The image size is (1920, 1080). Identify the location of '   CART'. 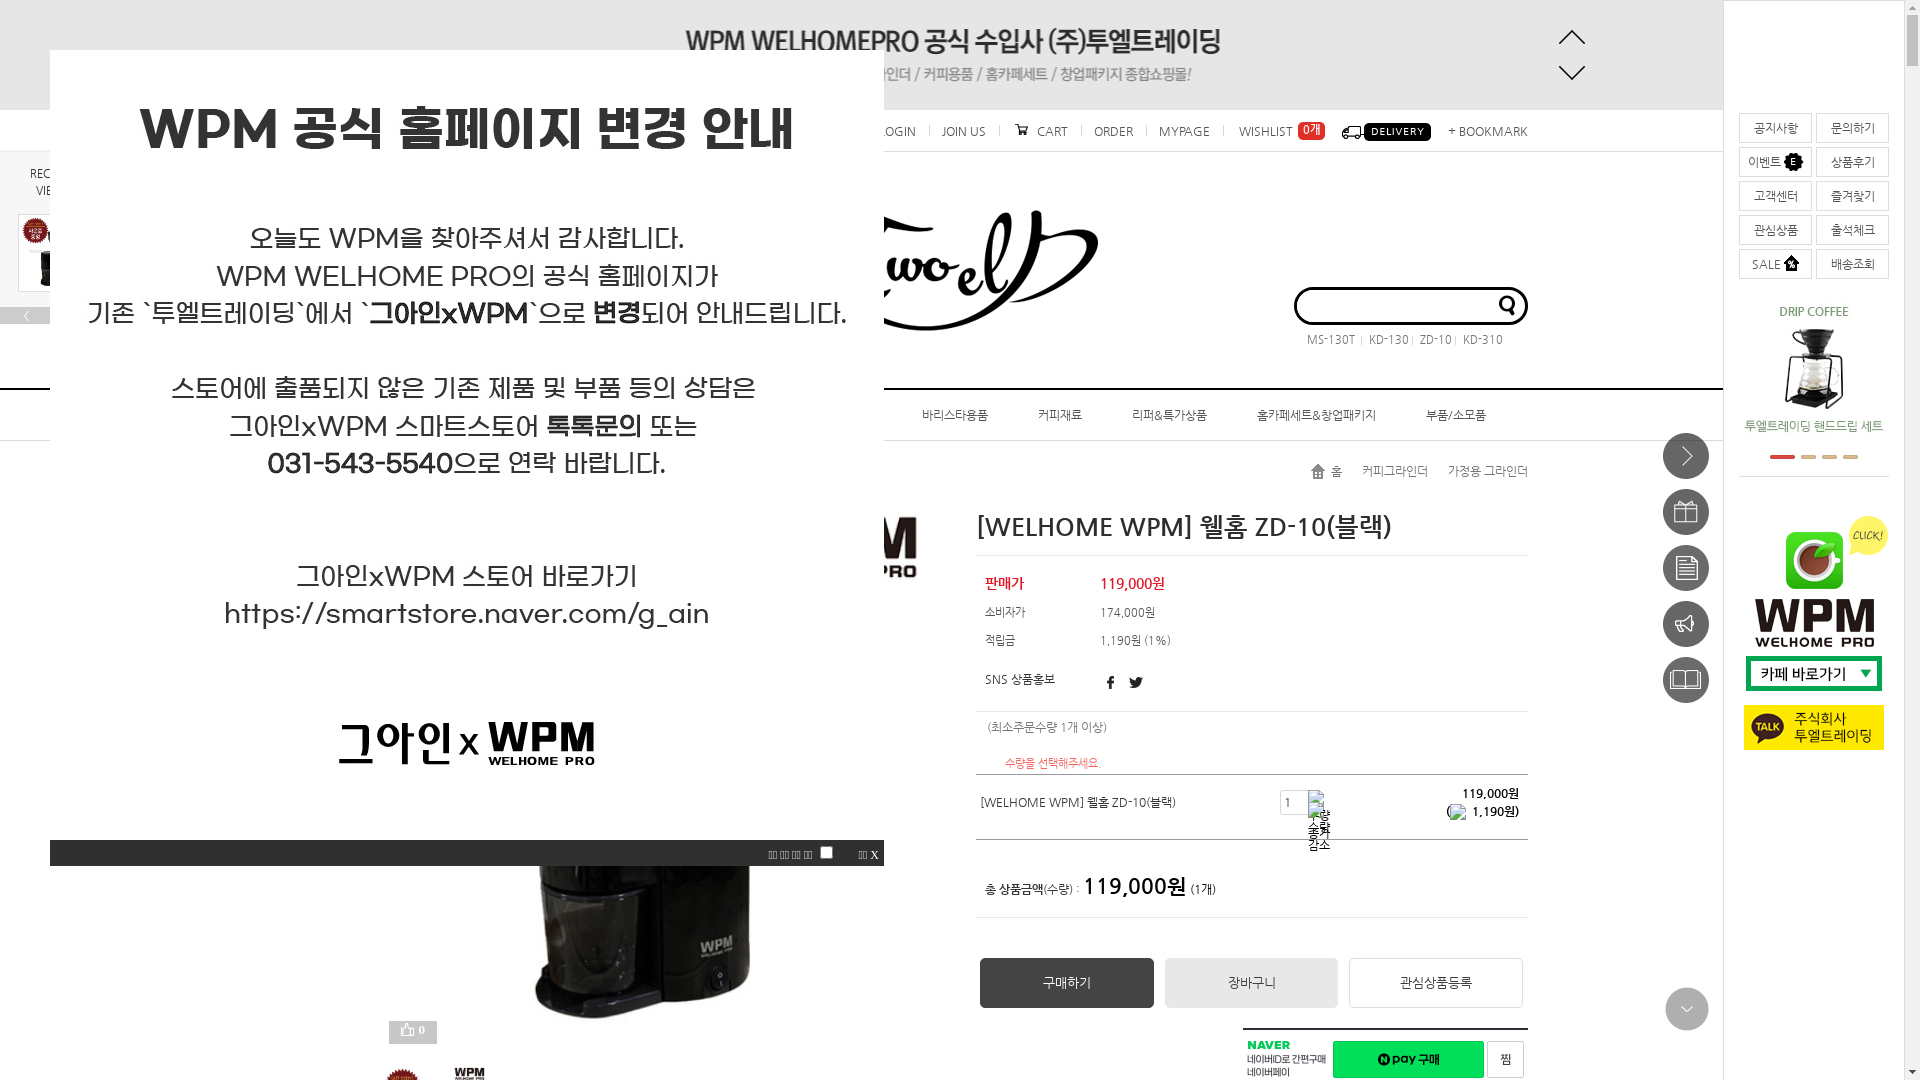
(1038, 131).